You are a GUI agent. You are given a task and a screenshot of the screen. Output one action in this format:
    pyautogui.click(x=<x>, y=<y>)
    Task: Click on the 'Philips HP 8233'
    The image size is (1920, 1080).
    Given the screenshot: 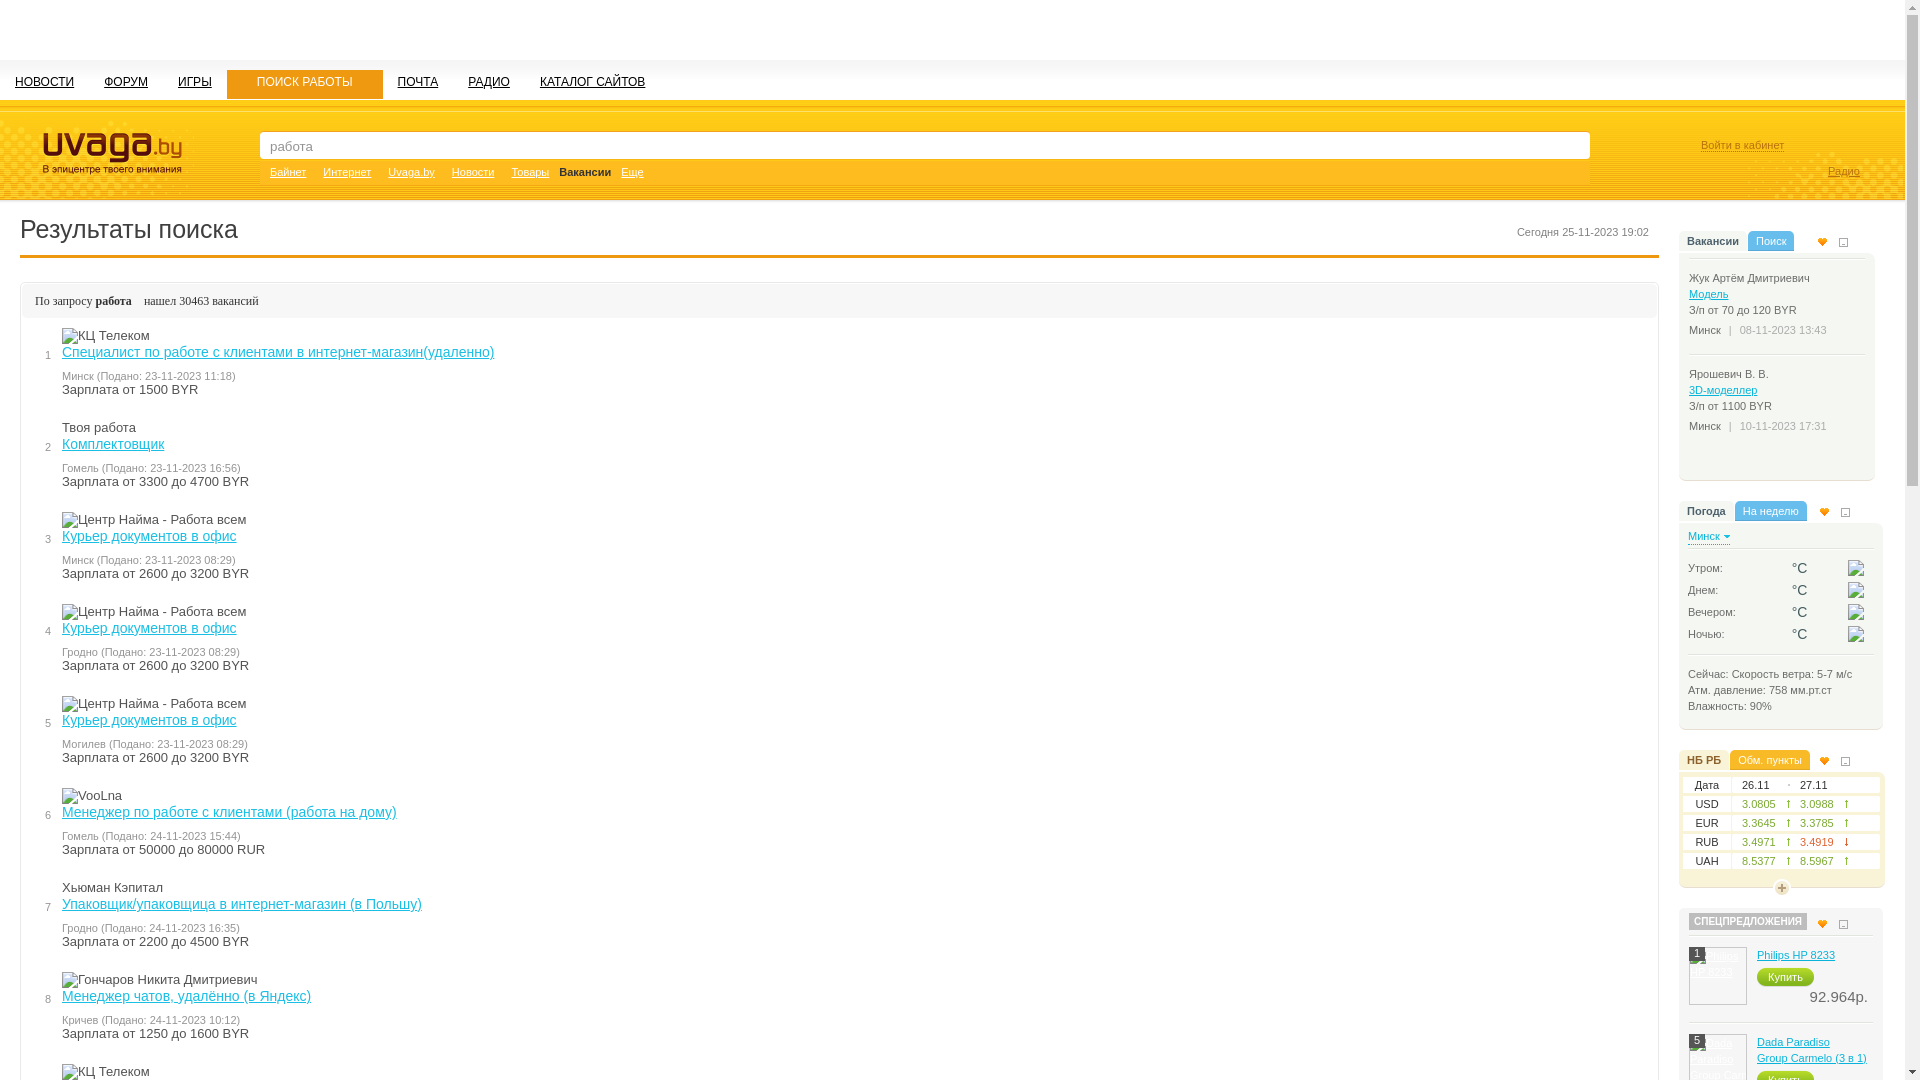 What is the action you would take?
    pyautogui.click(x=1795, y=954)
    